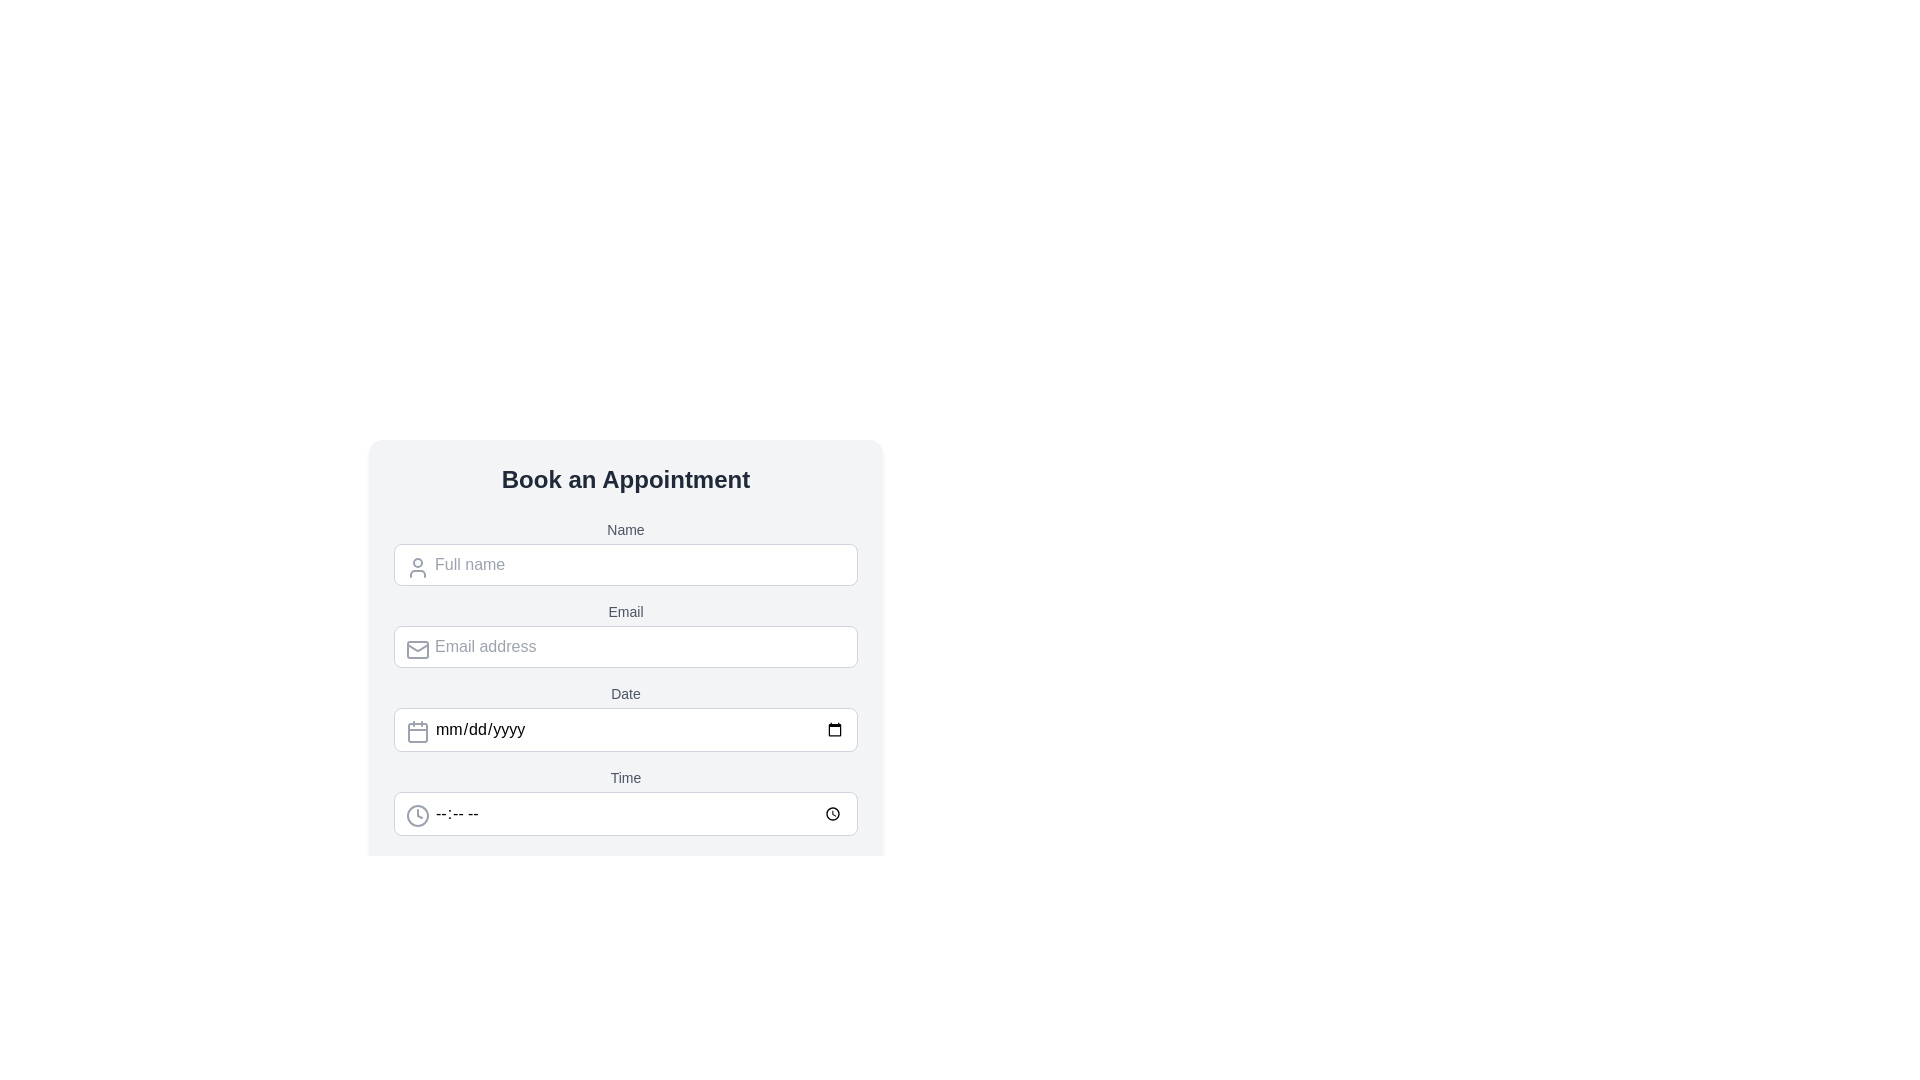  I want to click on the calendar icon, which is represented by a decorative SVG rectangle and is located to the left of the 'Date' input field in the 'Book an Appointment' section, so click(416, 732).